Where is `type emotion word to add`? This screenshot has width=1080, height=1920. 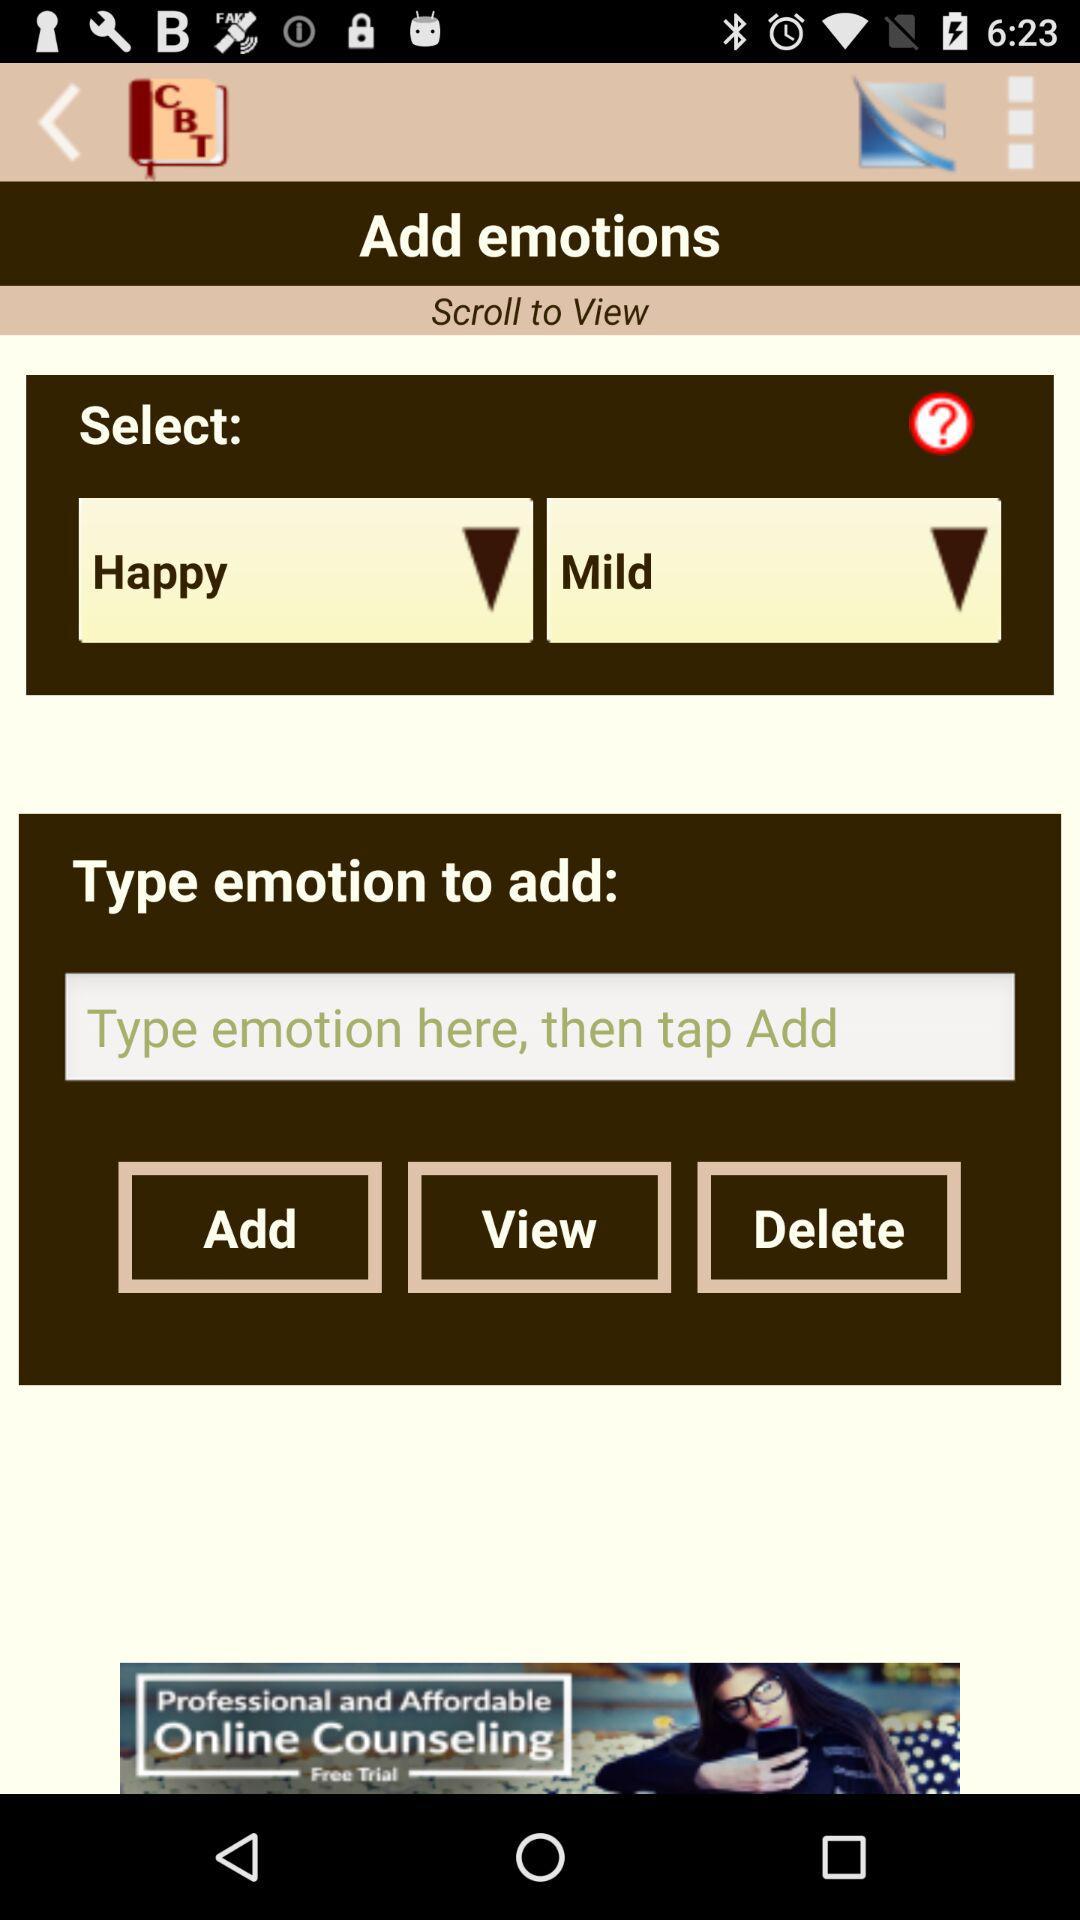
type emotion word to add is located at coordinates (540, 1032).